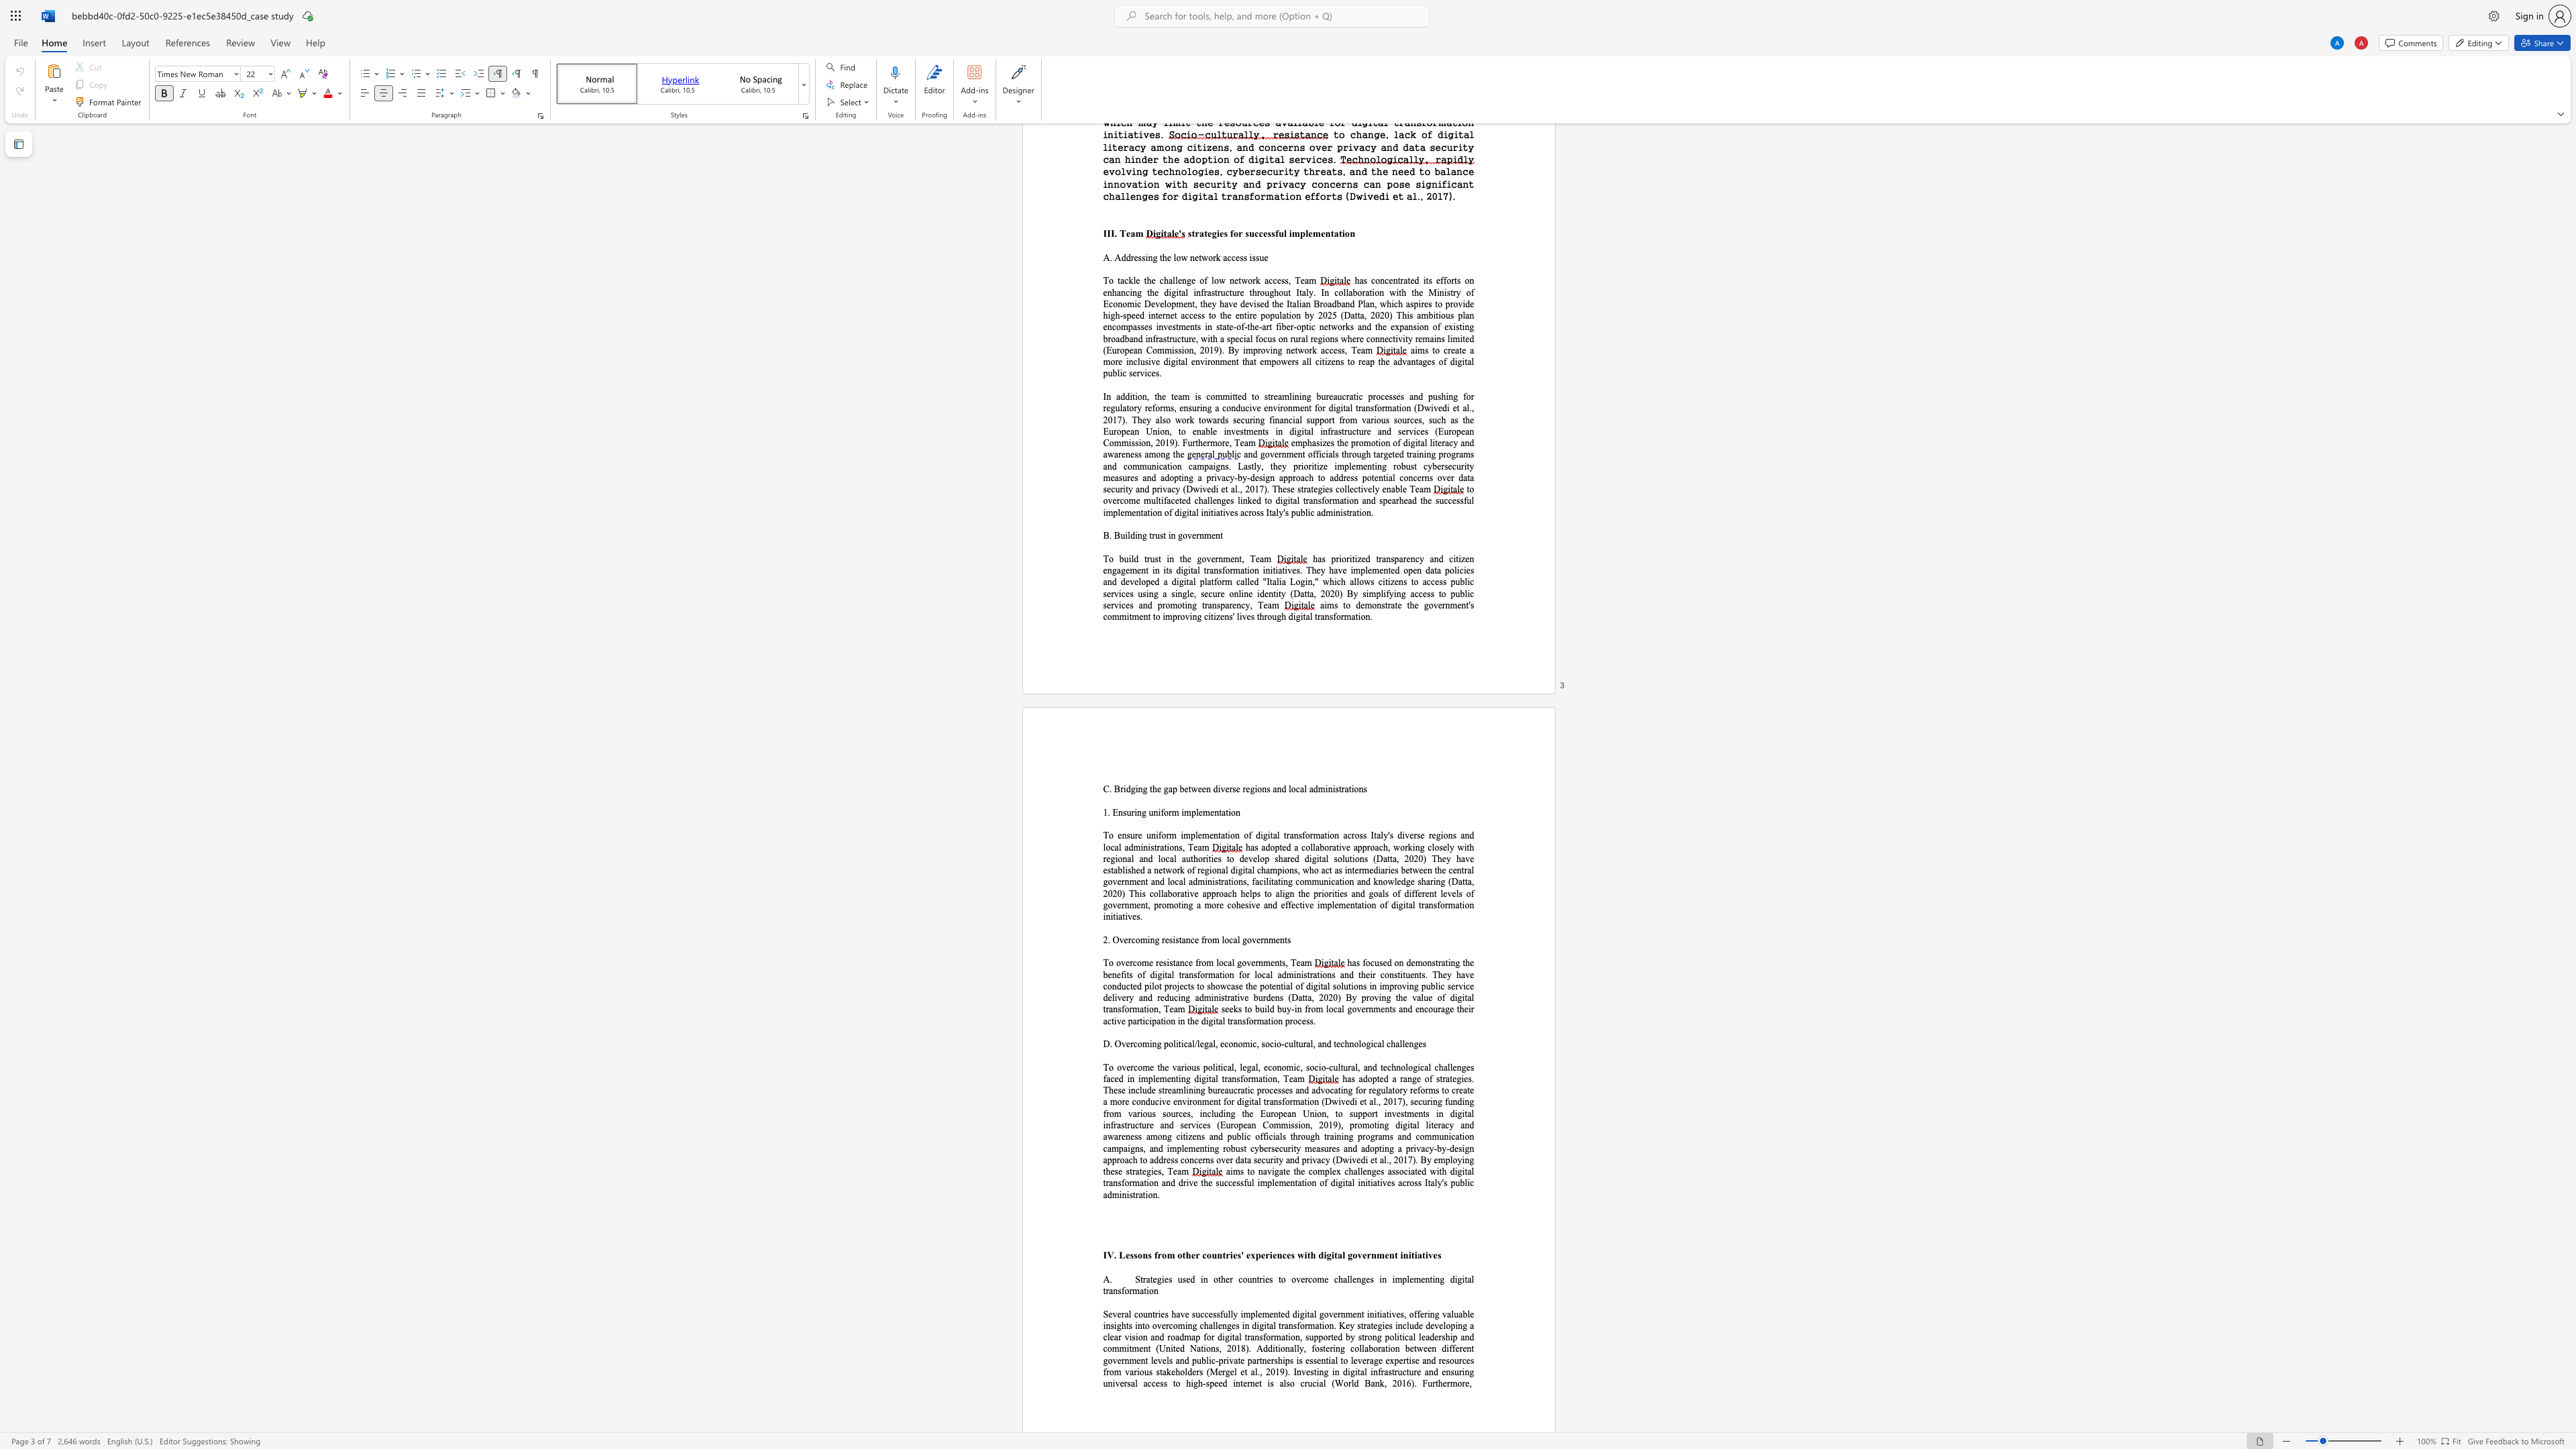 Image resolution: width=2576 pixels, height=1449 pixels. I want to click on the subset text "l and local authorities to develop shared digital solutions (Datta, 2020) They have established a network of regional digital champions, who act as intermediaries between the central government and local administration" within the text "has adopted a collaborative approach, working closely with regional and local authorities to develop shared digital solutions (Datta, 2020) They have established a network of regional digital champions, who act as intermediaries between the central government and local administrations, facilitating communication and knowledge sharing (Datta, 2020) This collaborative approach hel", so click(1130, 858).